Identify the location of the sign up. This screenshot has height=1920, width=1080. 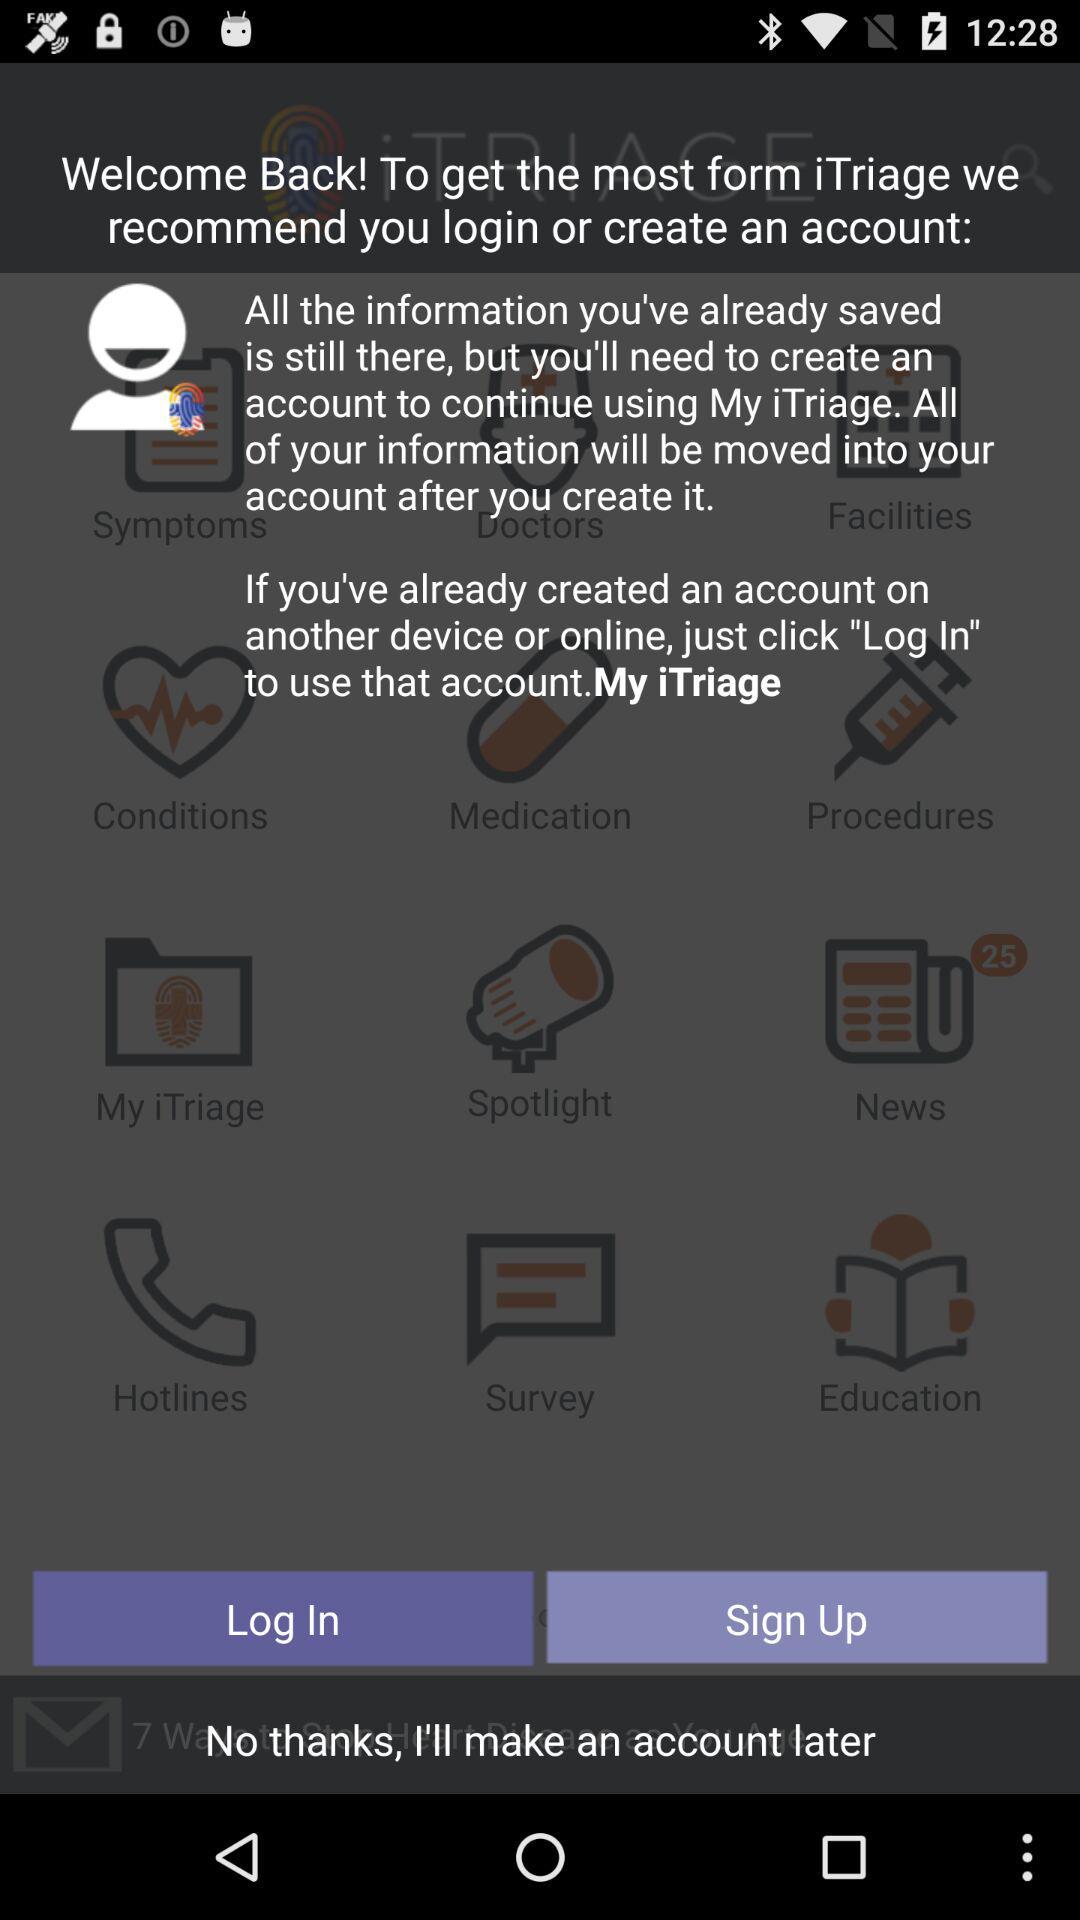
(795, 1618).